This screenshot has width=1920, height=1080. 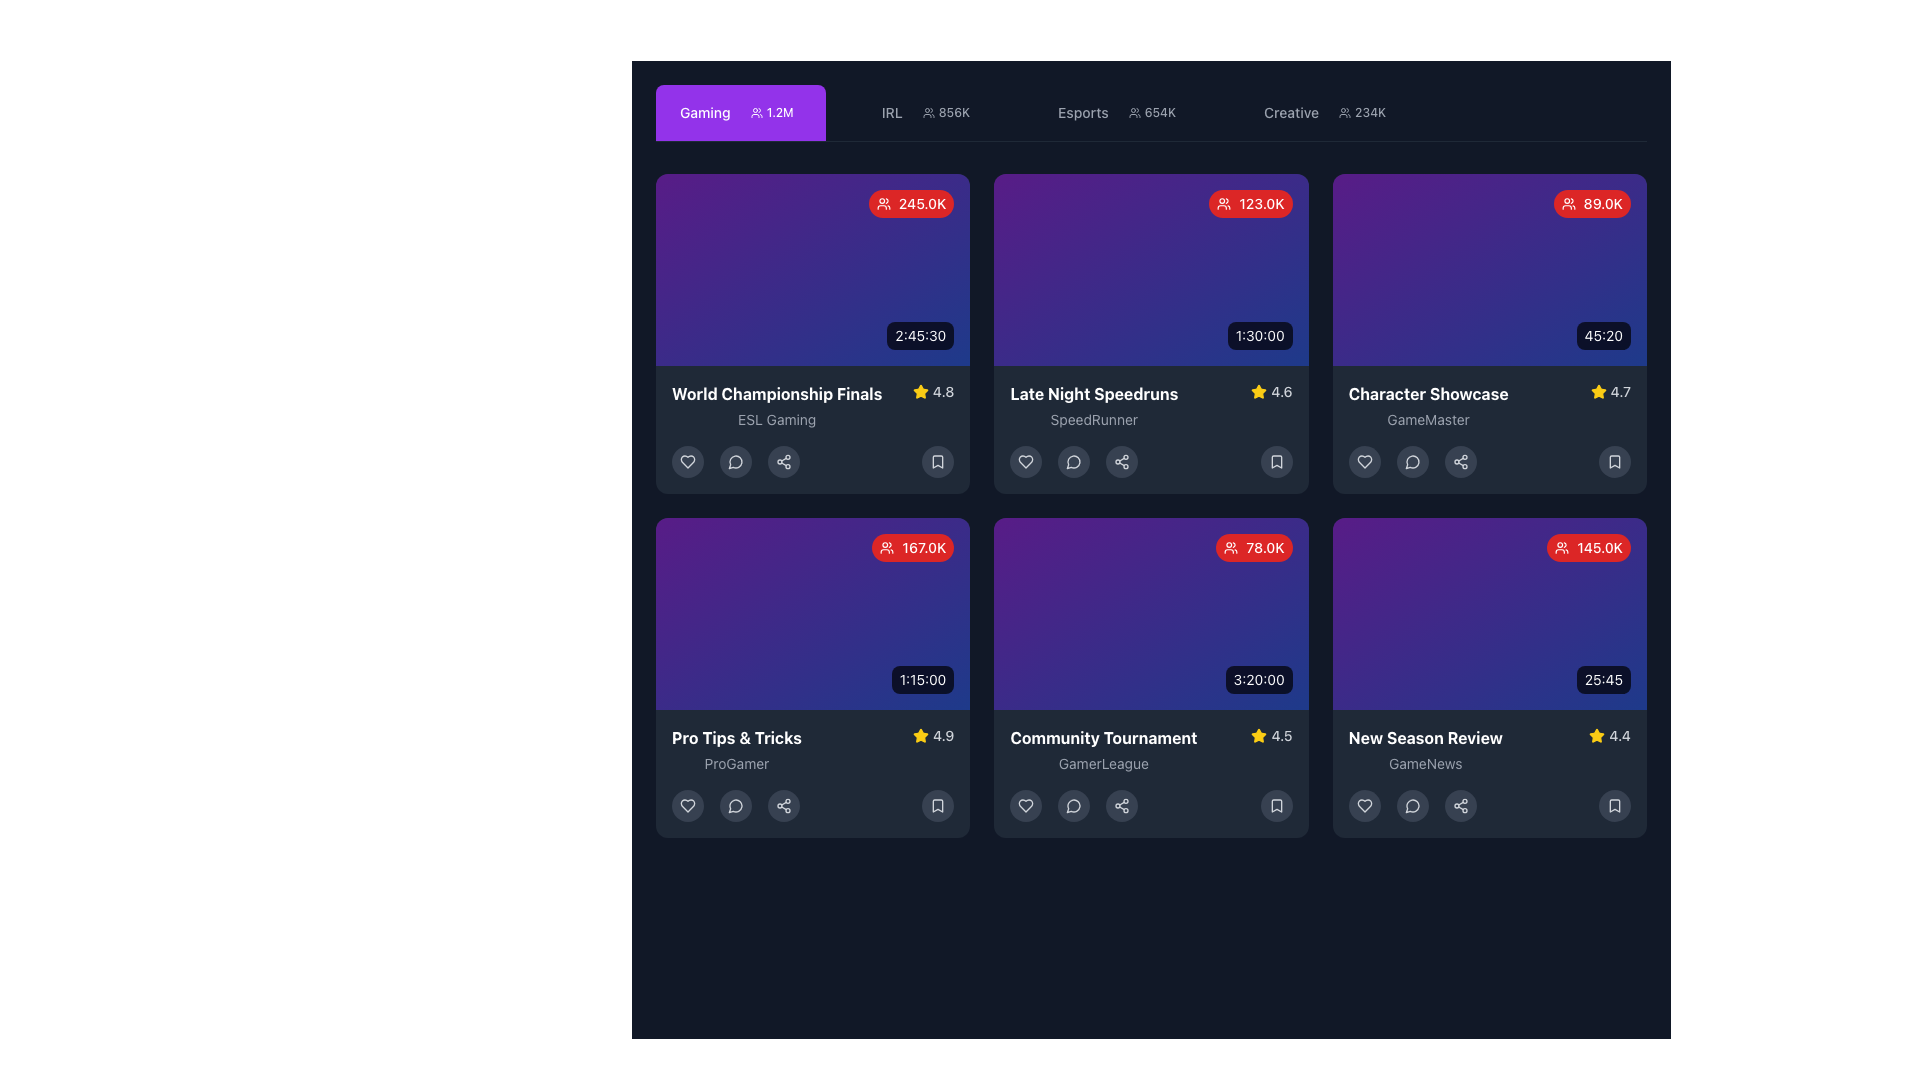 I want to click on the count value displayed on the label indicating the number of viewers or participants for the 'World Championship Finals' card, located at the top-right corner of the card, so click(x=910, y=204).